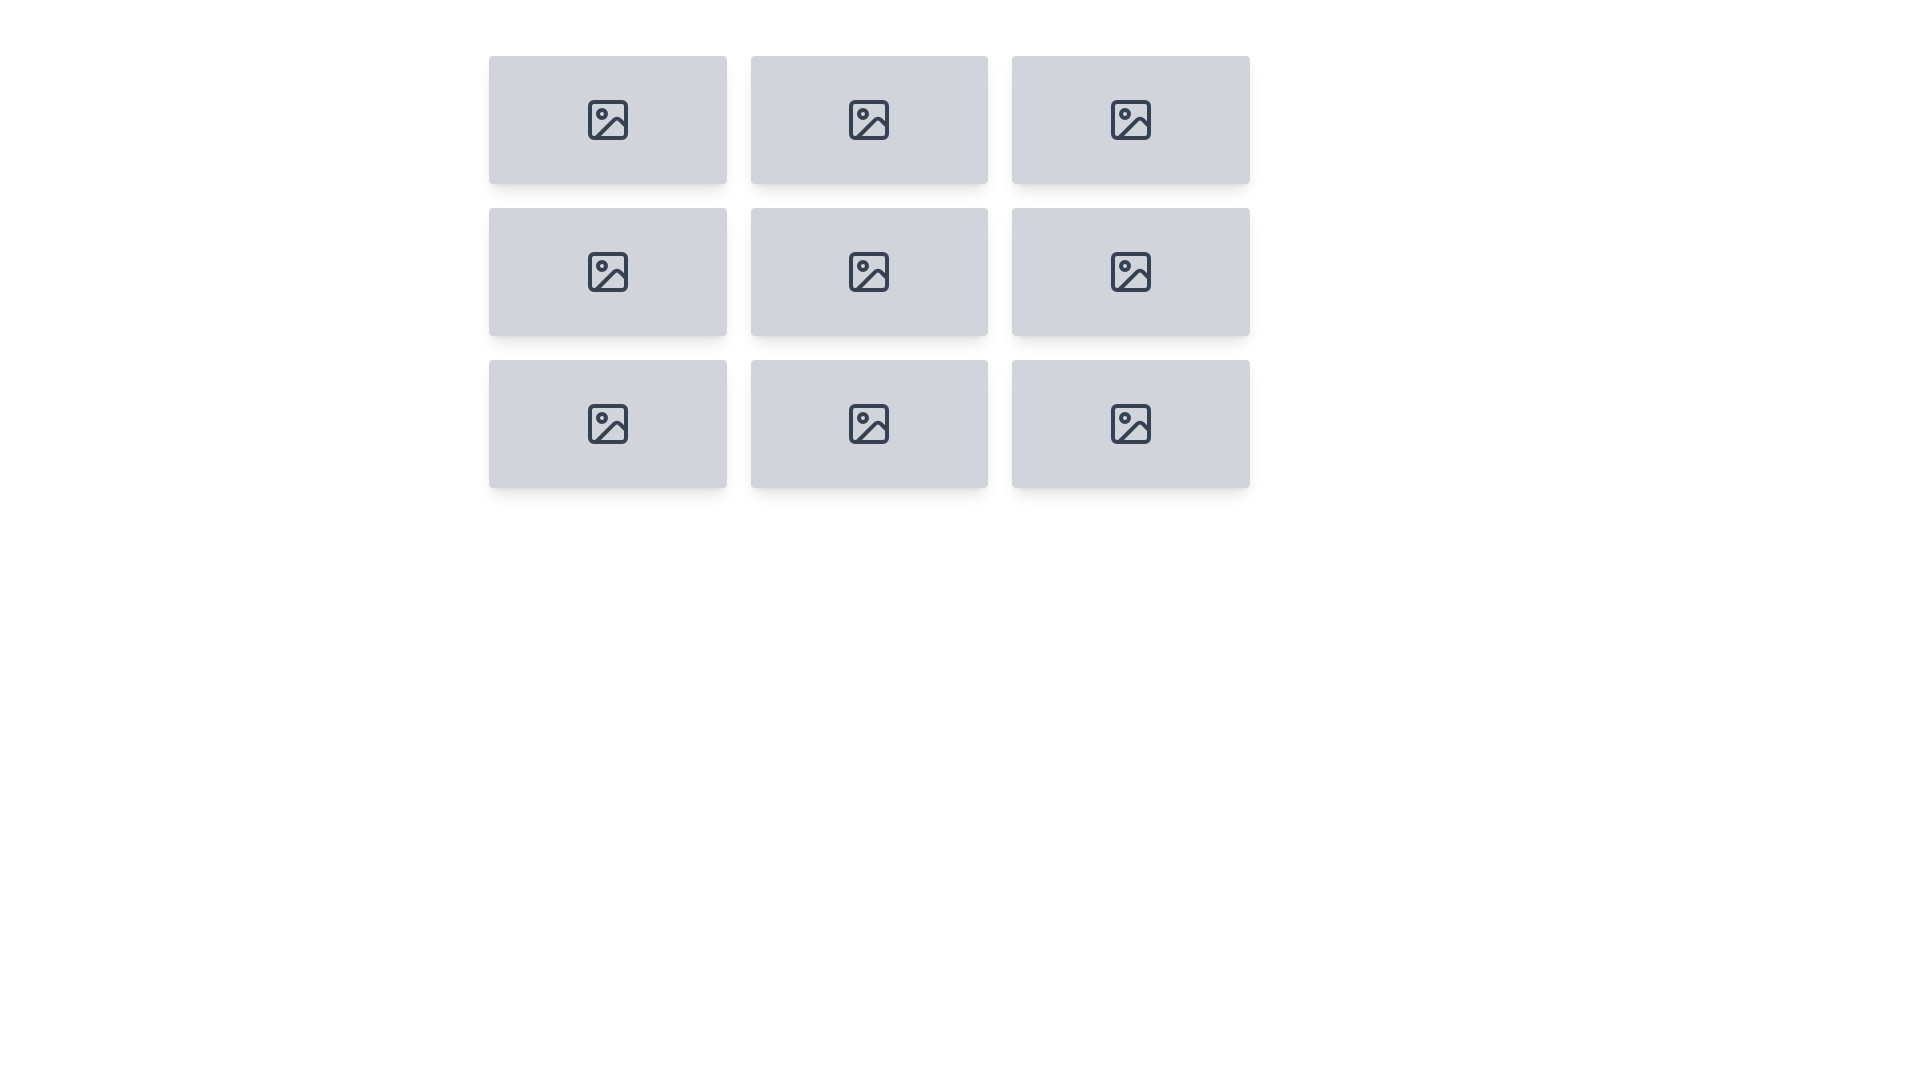 This screenshot has width=1920, height=1080. I want to click on the image tile, which is a rectangular tile with rounded corners and a light gray background, featuring an image placeholder icon in dark gray, located at the second position in the first row of a 3x3 grid layout, so click(869, 119).